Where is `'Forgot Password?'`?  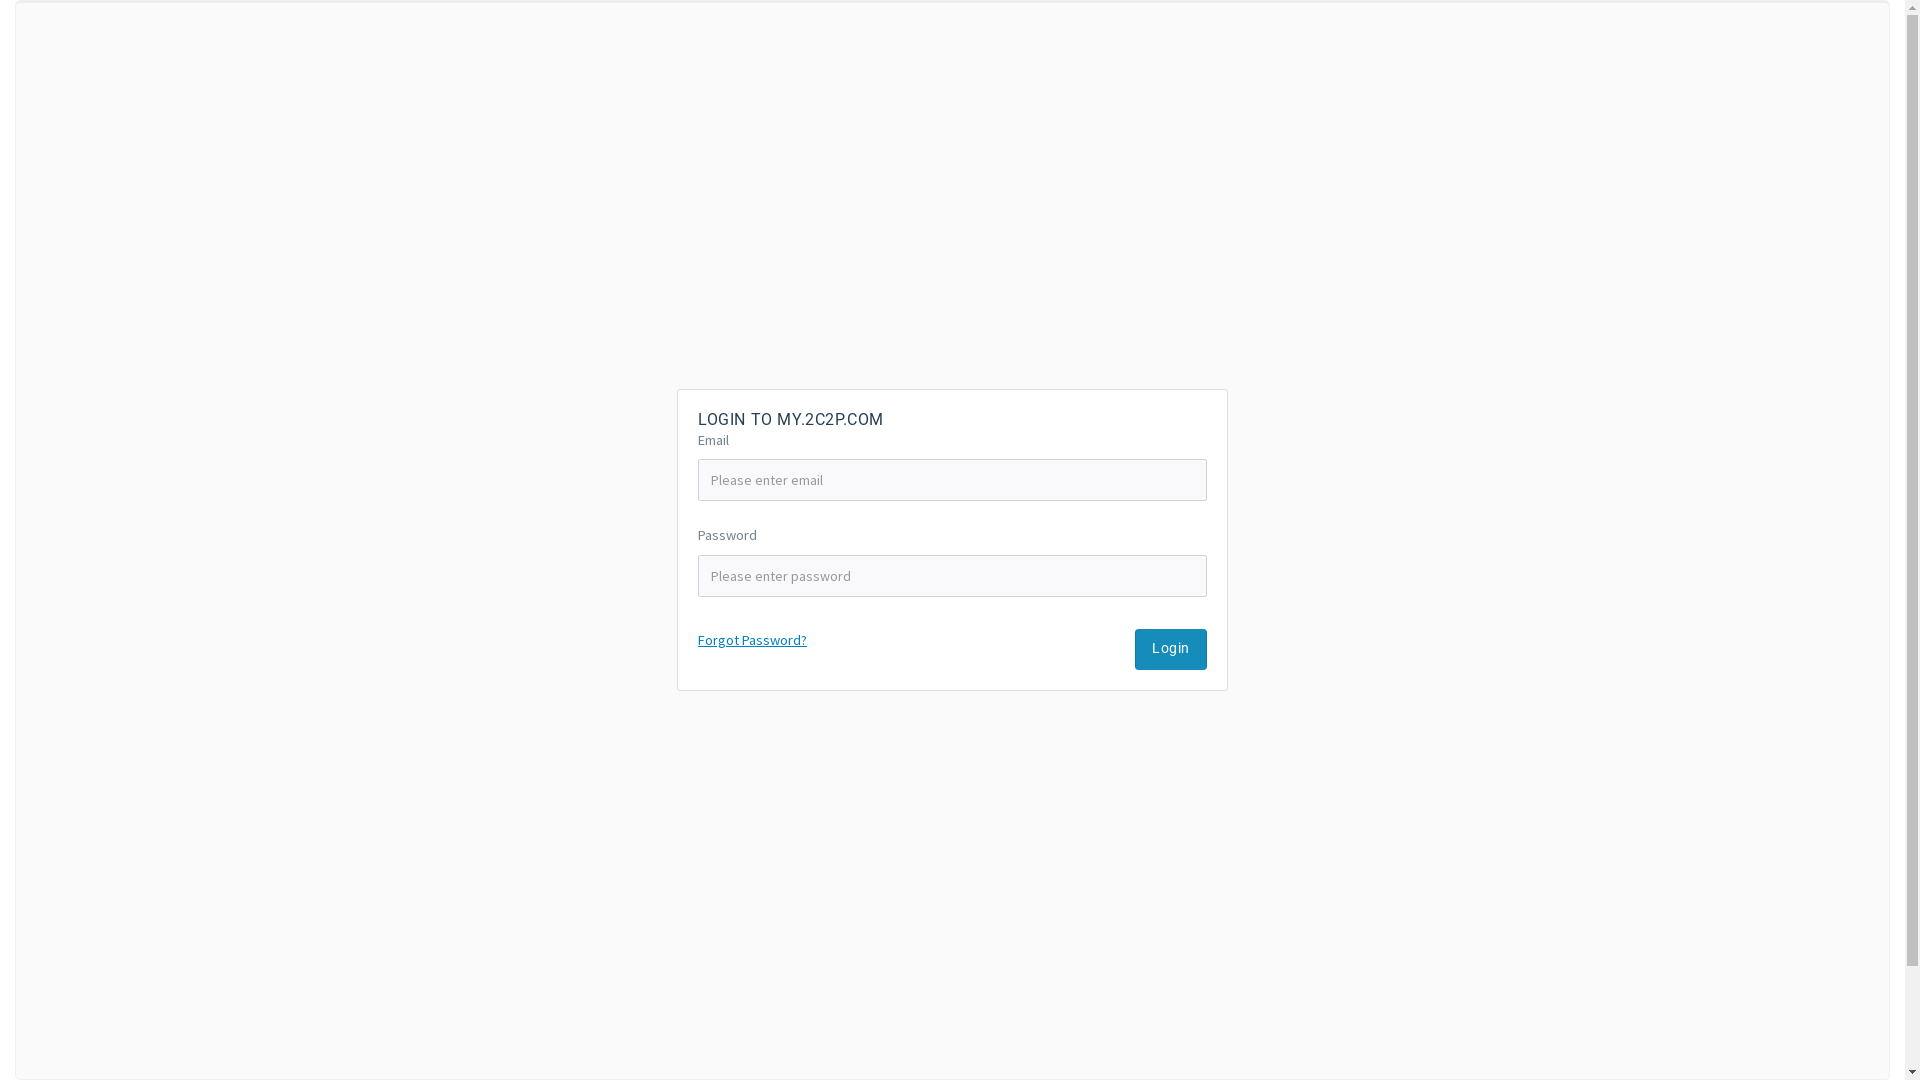
'Forgot Password?' is located at coordinates (697, 640).